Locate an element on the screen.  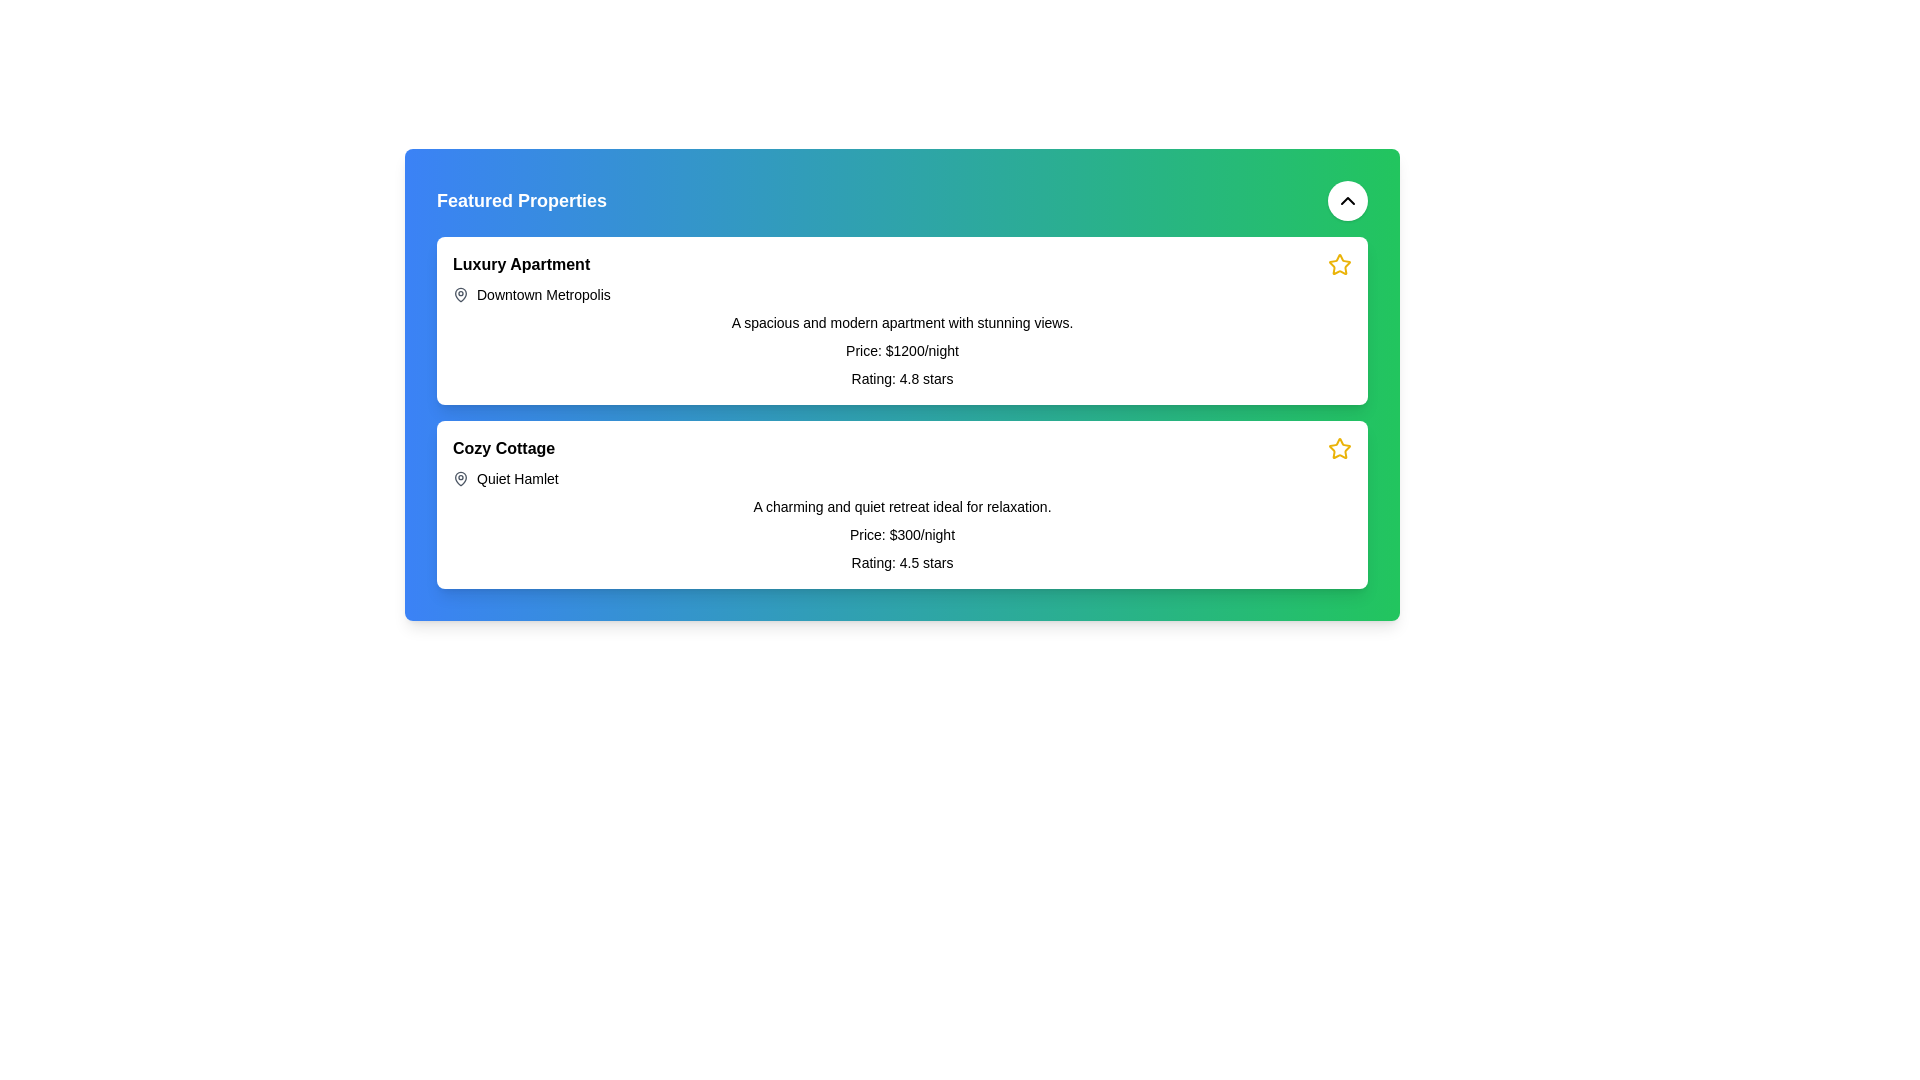
text label displaying 'Rating: 4.8 stars' located at the bottom of the detailed card for the 'Luxury Apartment' property, directly beneath the 'Price: $1200/night' is located at coordinates (901, 378).